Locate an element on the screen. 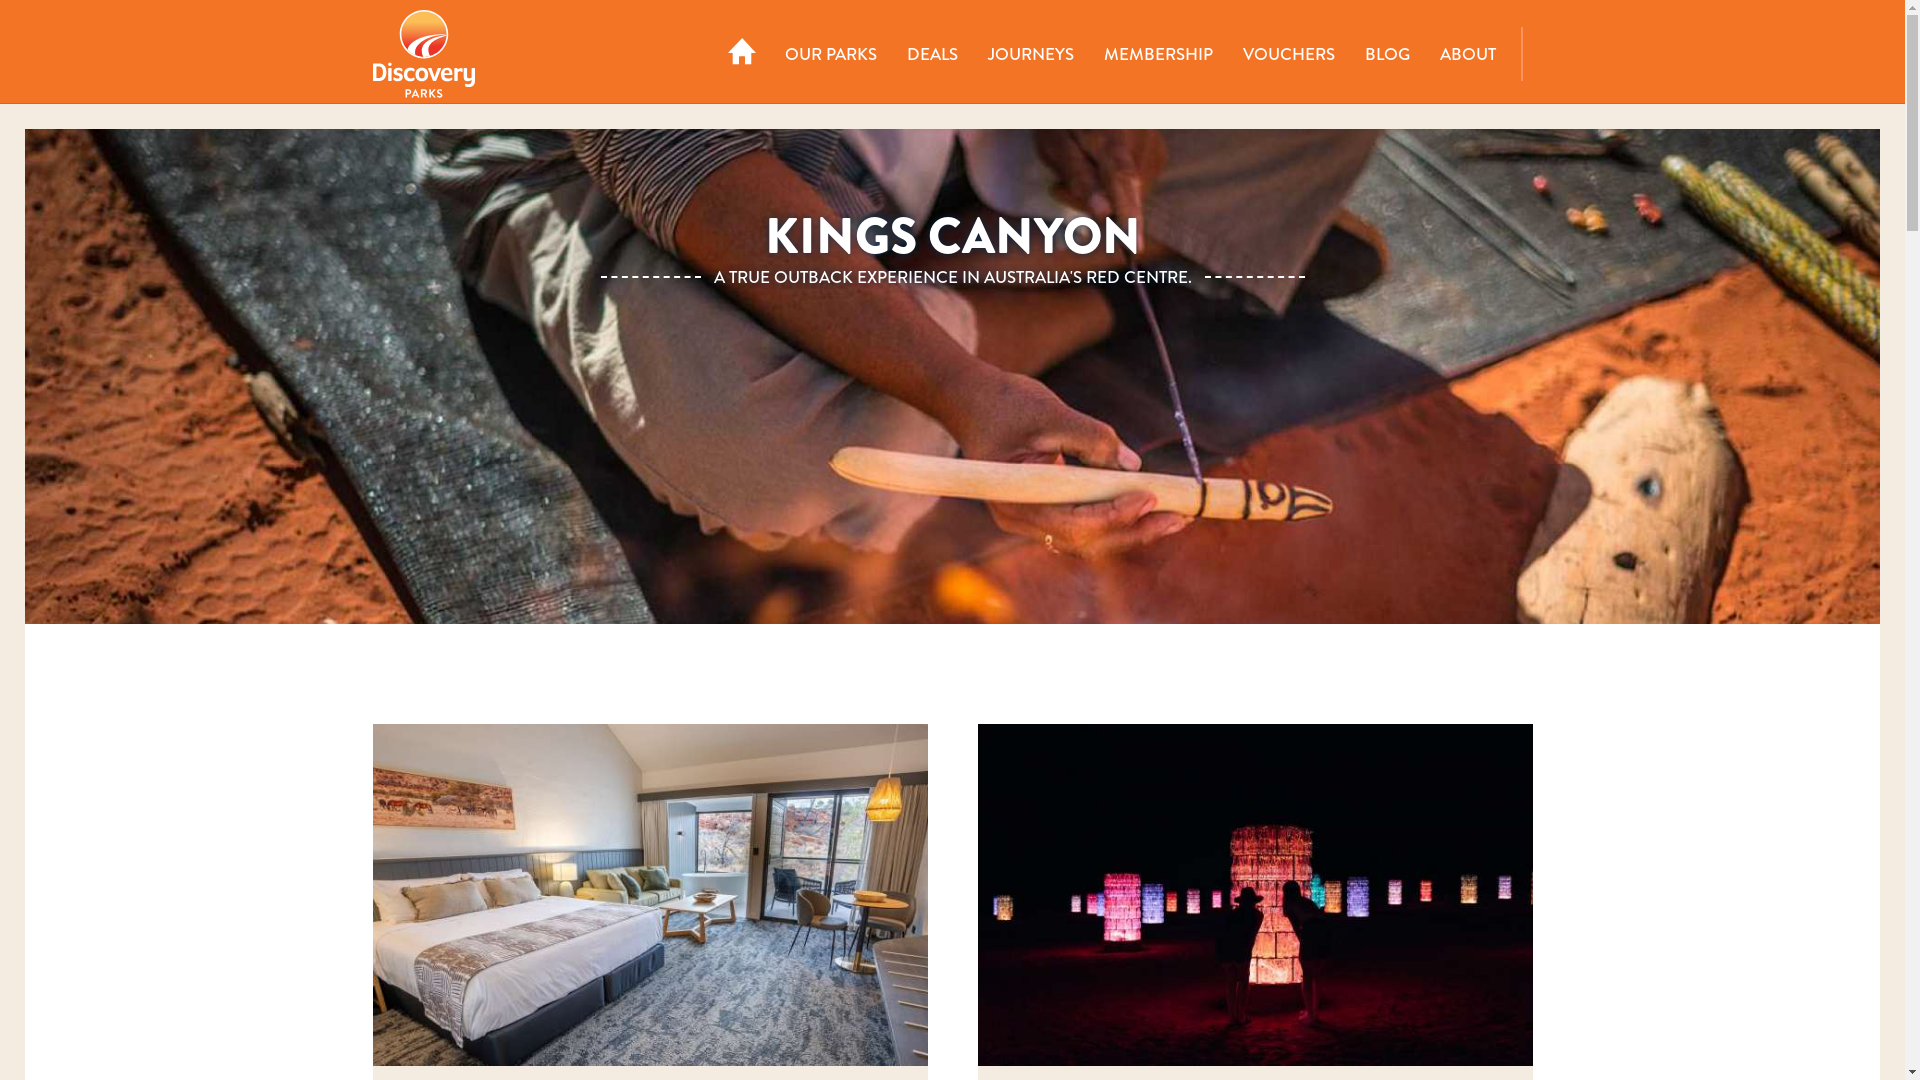 This screenshot has width=1920, height=1080. 'BLOG' is located at coordinates (1386, 53).